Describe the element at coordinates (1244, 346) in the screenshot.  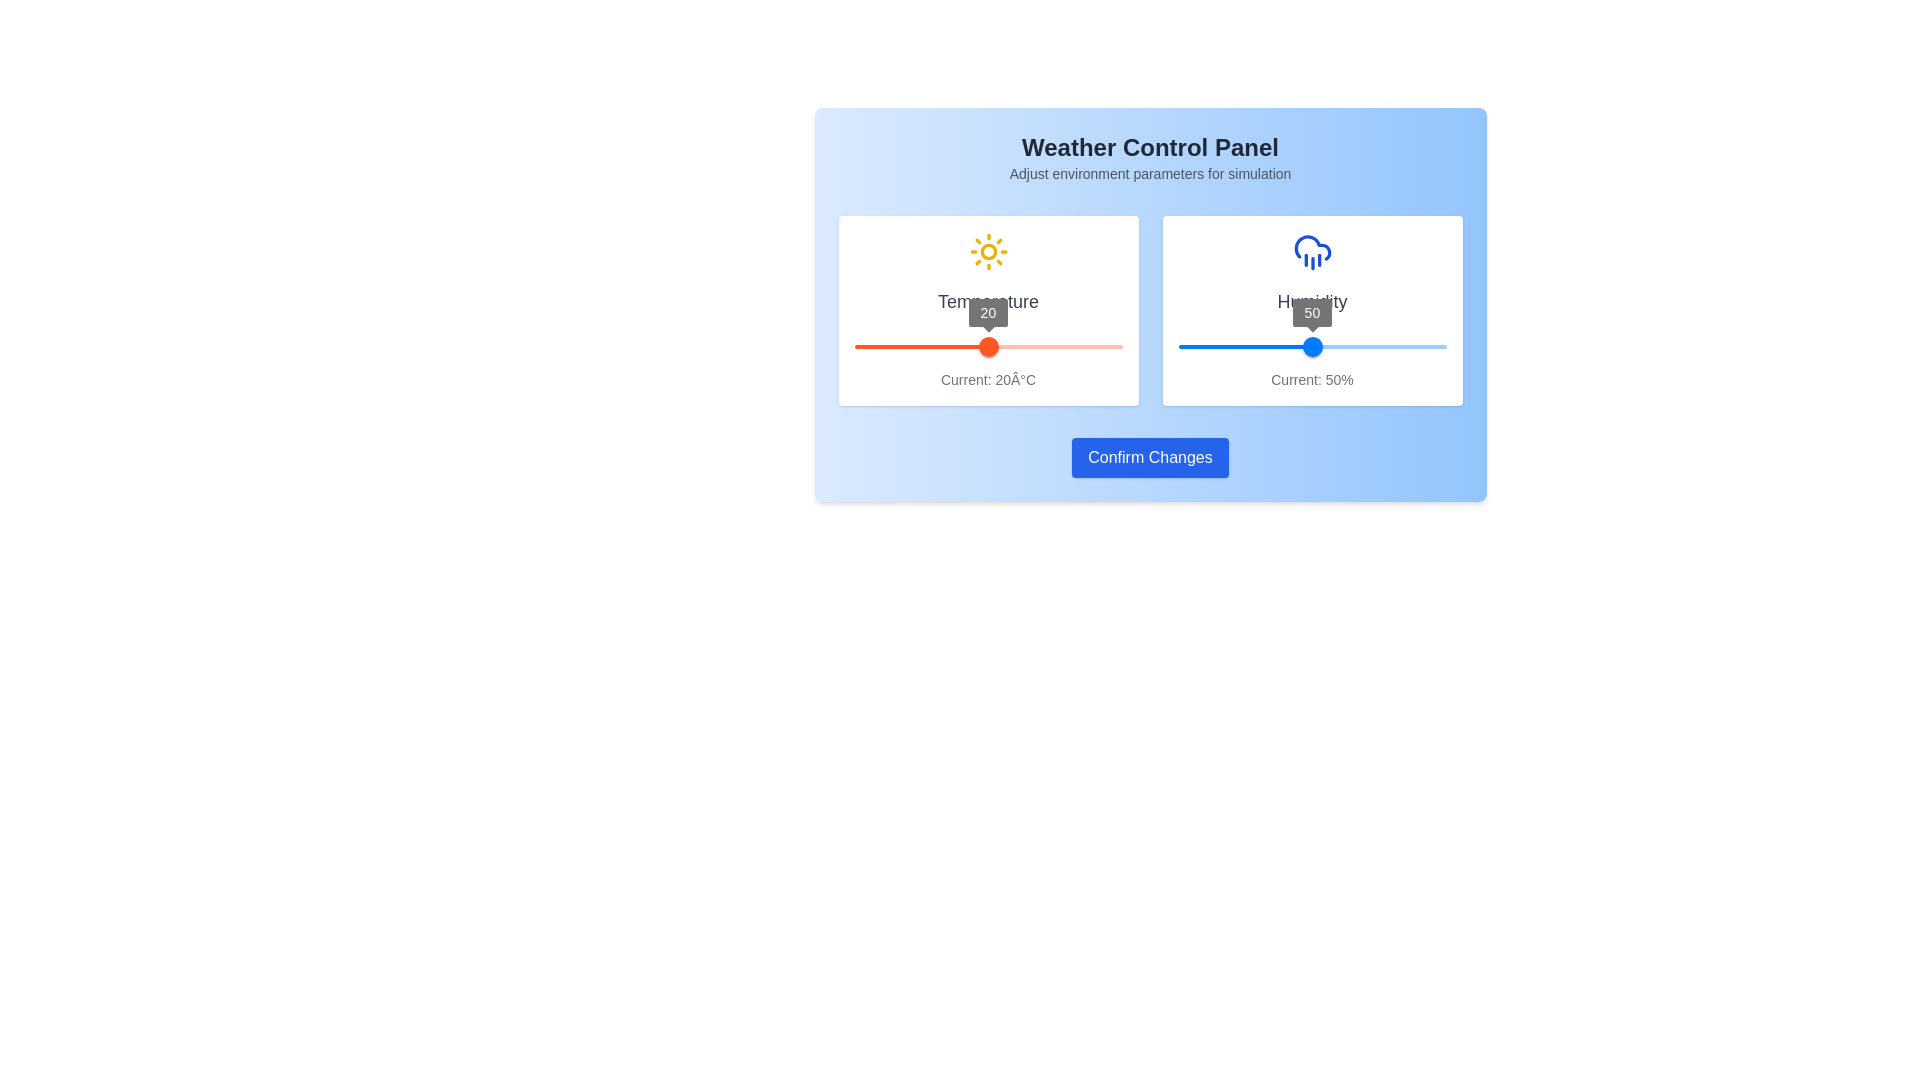
I see `the horizontal red slider track representing 50% of the humidity slider component on the right side of the interface` at that location.